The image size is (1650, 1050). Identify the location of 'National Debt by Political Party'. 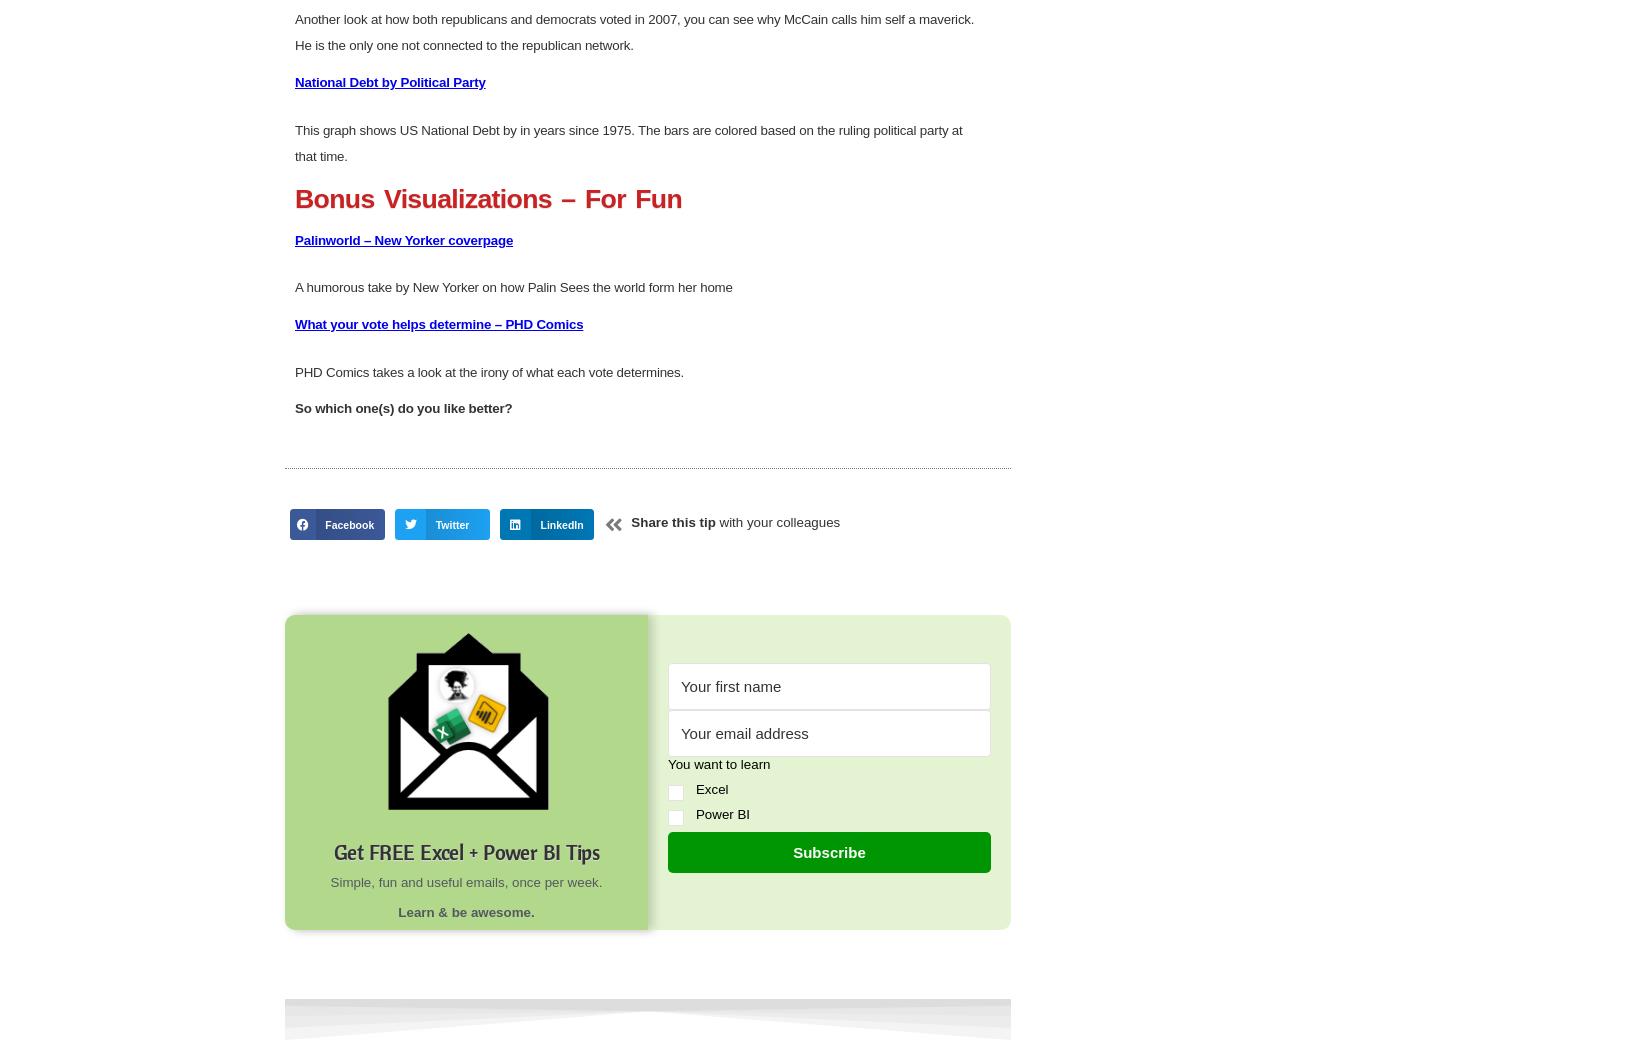
(390, 767).